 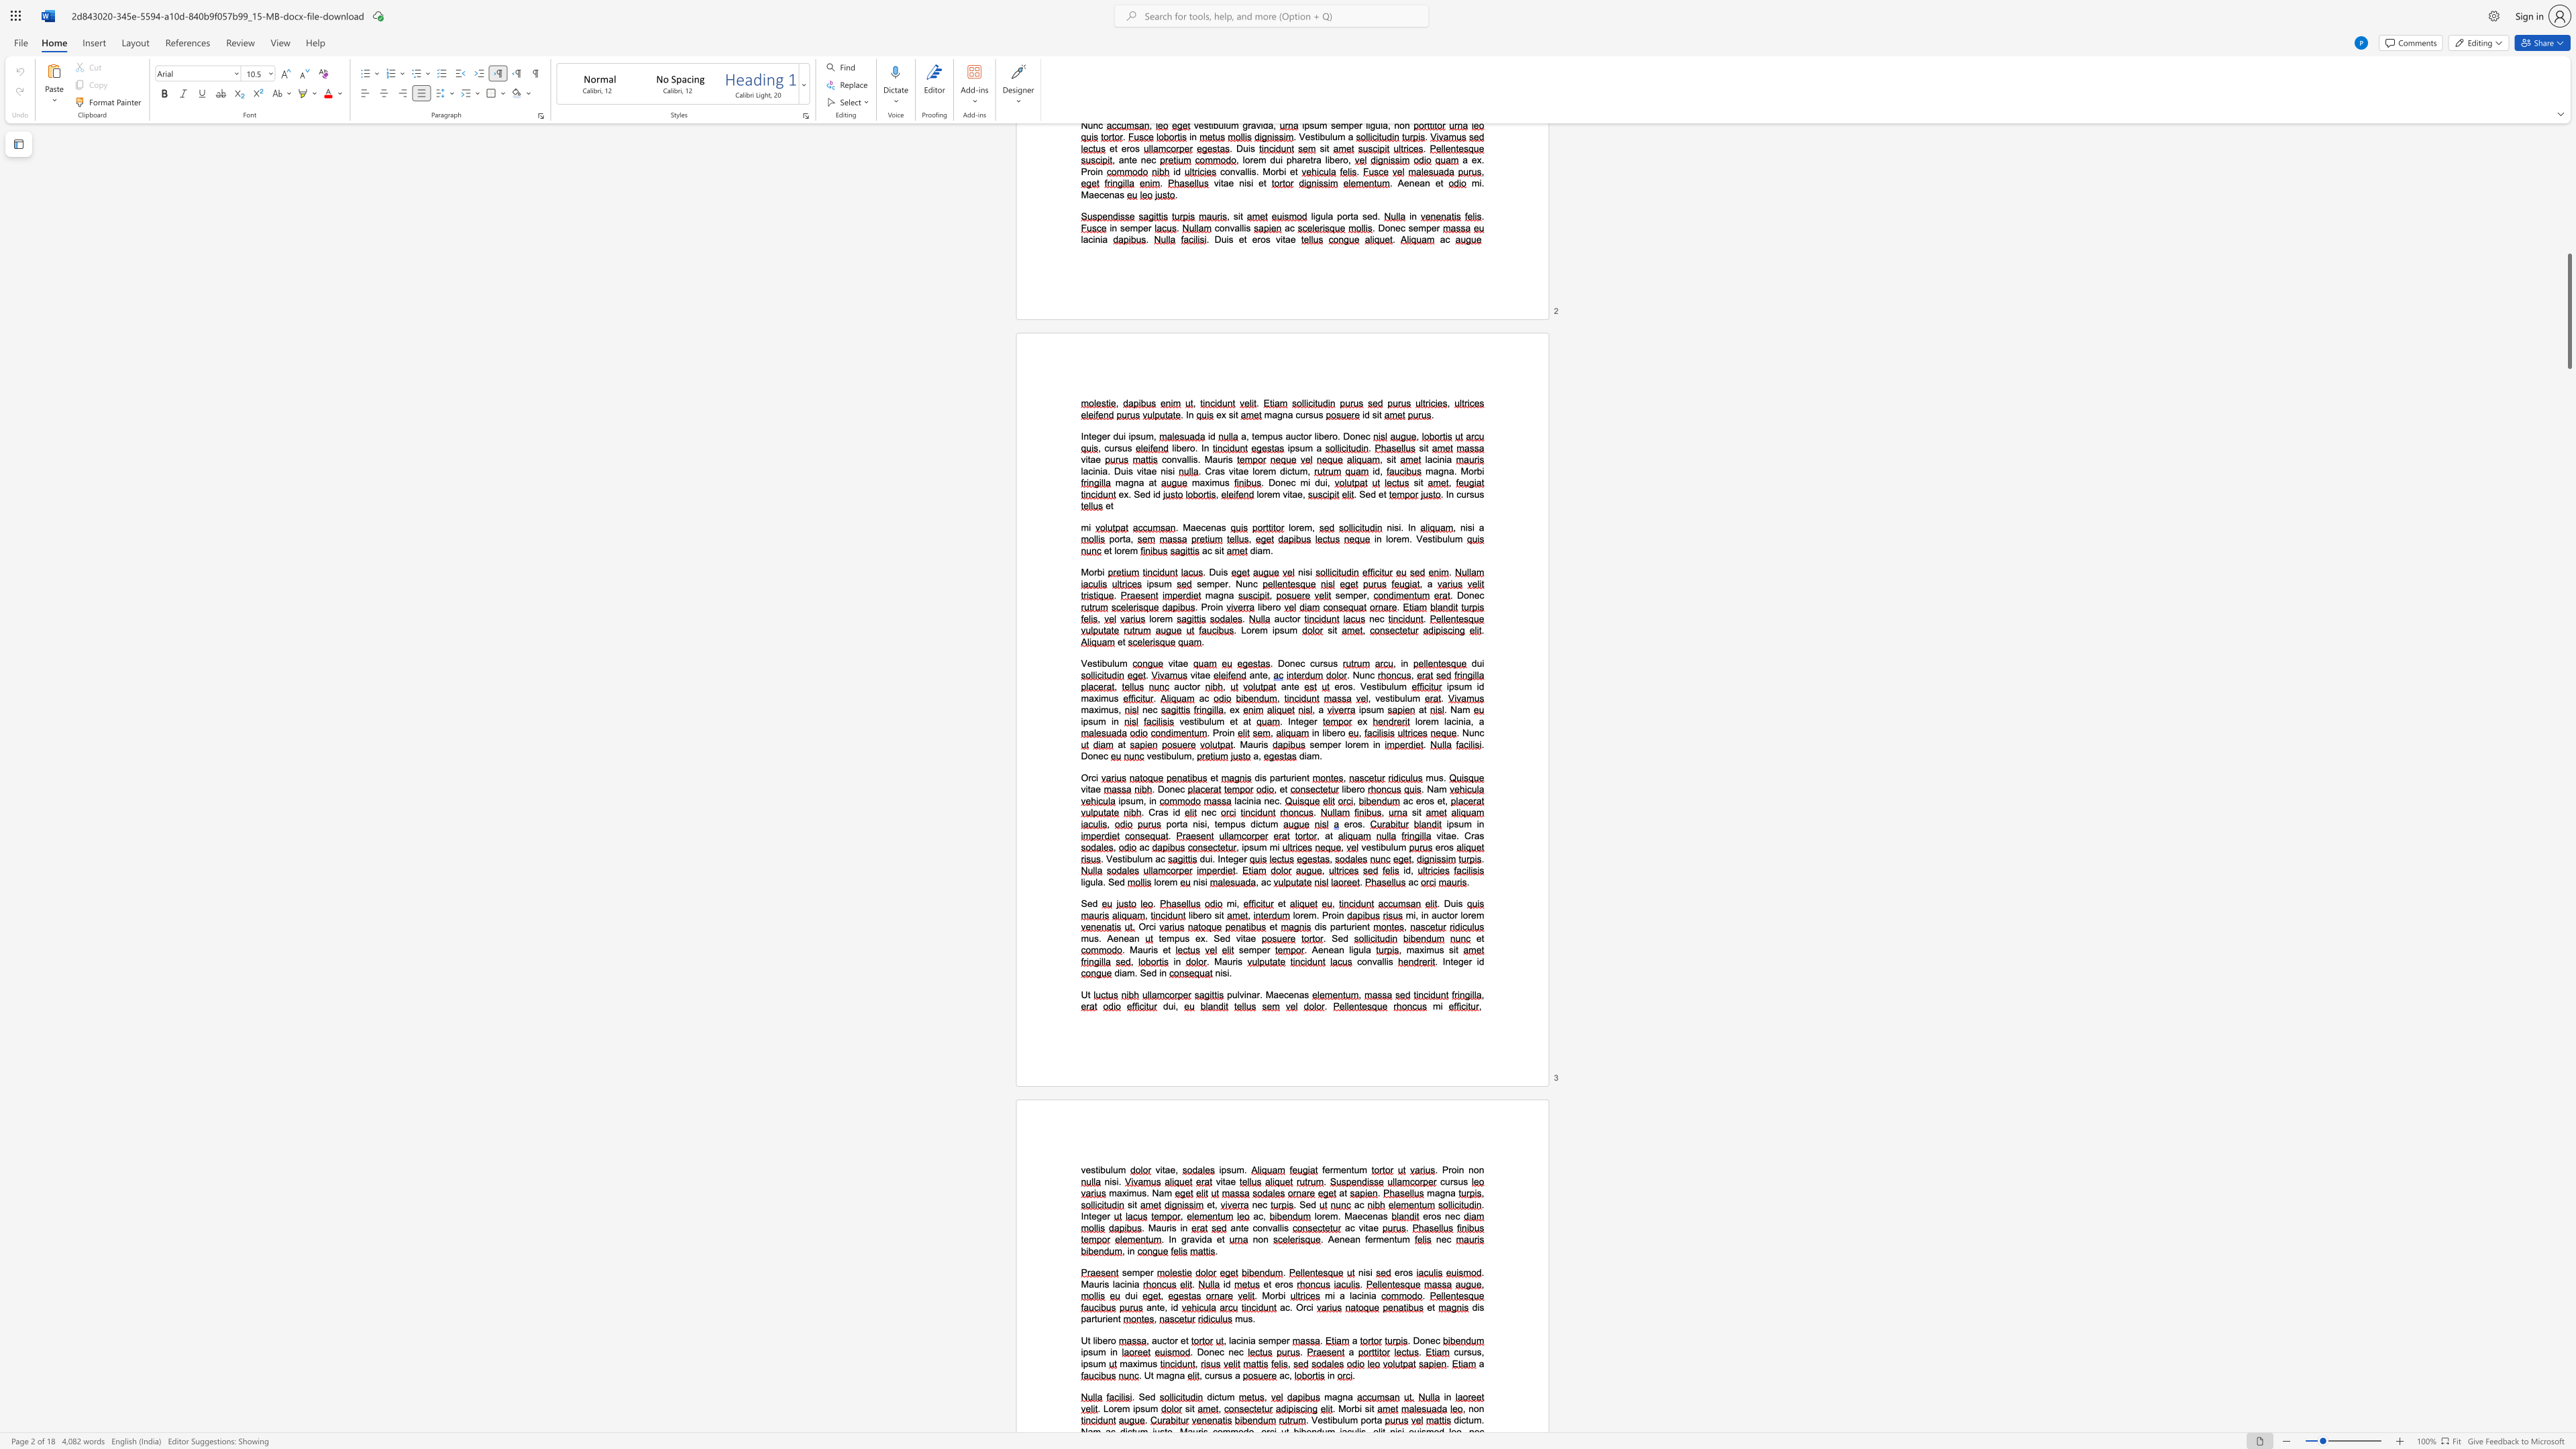 What do you see at coordinates (1164, 1191) in the screenshot?
I see `the space between the continuous character "a" and "m" in the text` at bounding box center [1164, 1191].